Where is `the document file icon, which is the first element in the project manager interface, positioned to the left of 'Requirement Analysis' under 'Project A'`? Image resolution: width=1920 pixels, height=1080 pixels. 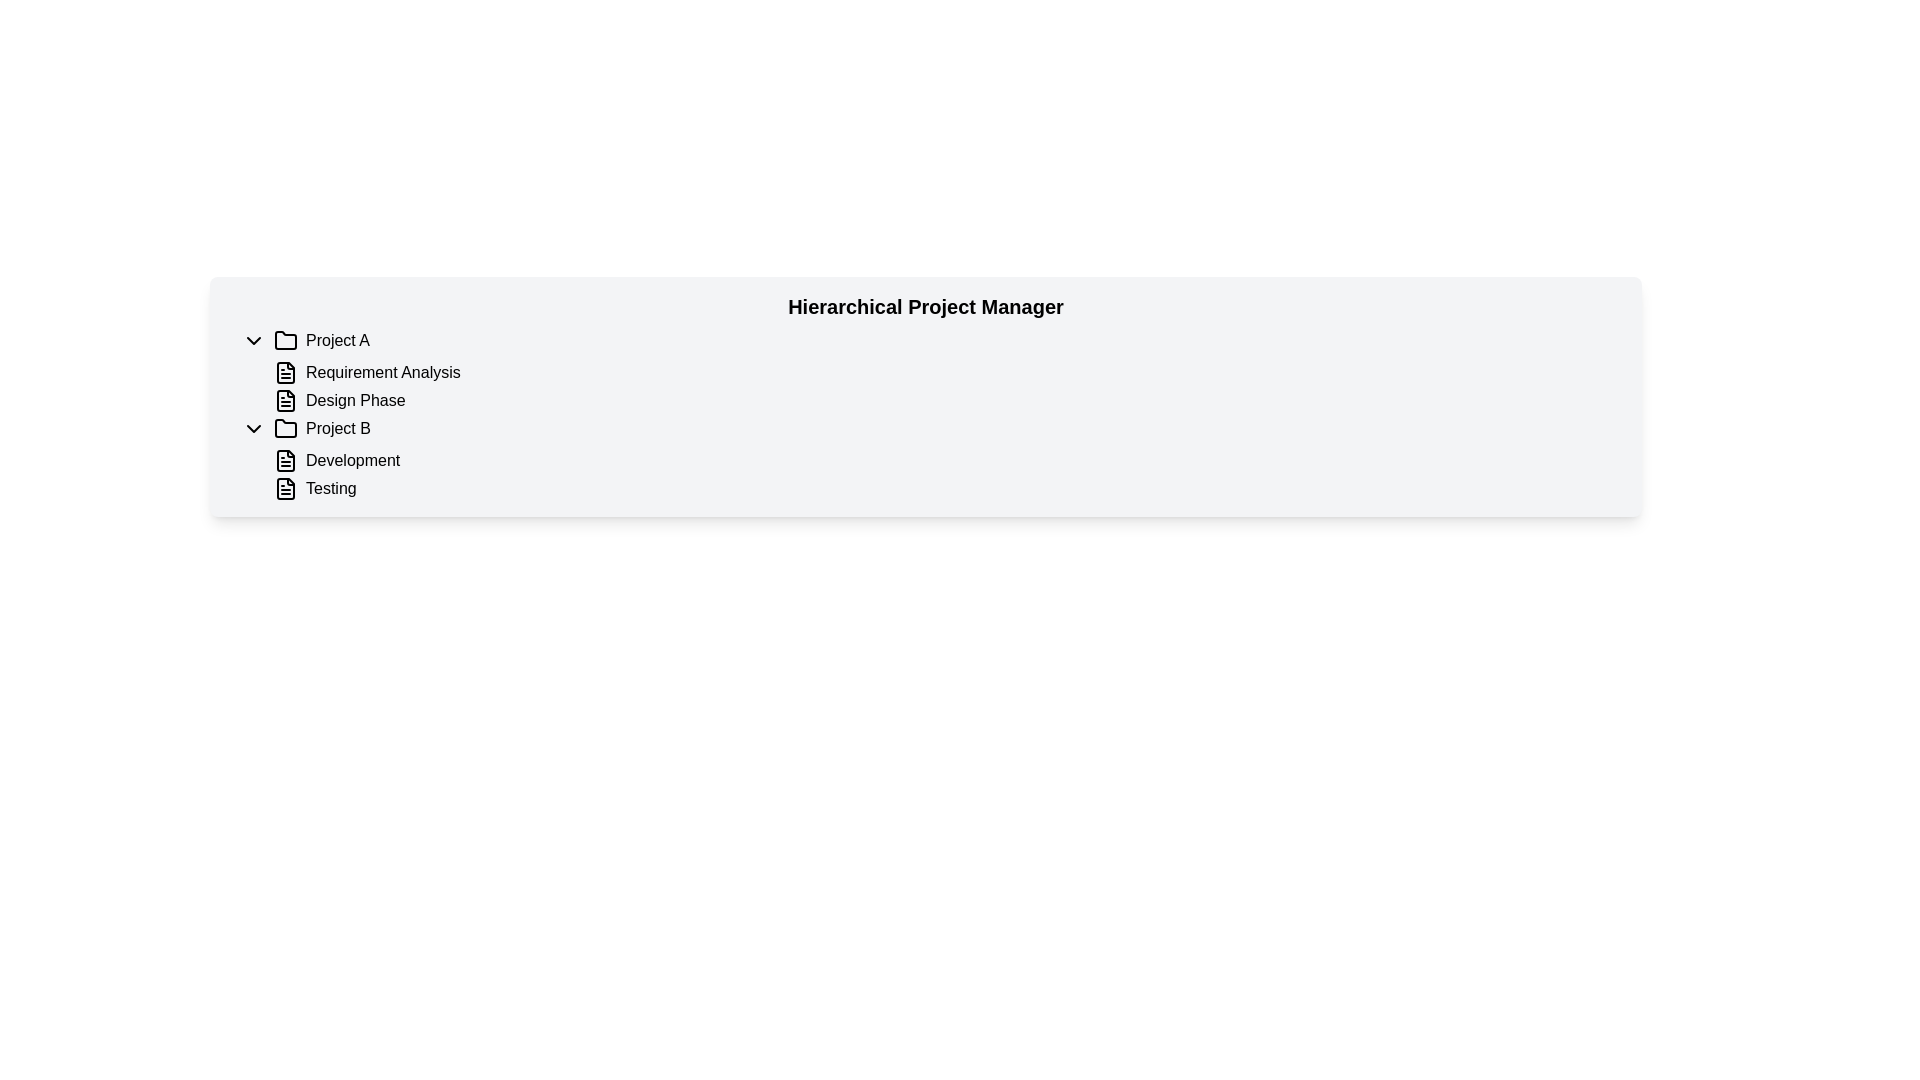 the document file icon, which is the first element in the project manager interface, positioned to the left of 'Requirement Analysis' under 'Project A' is located at coordinates (285, 373).